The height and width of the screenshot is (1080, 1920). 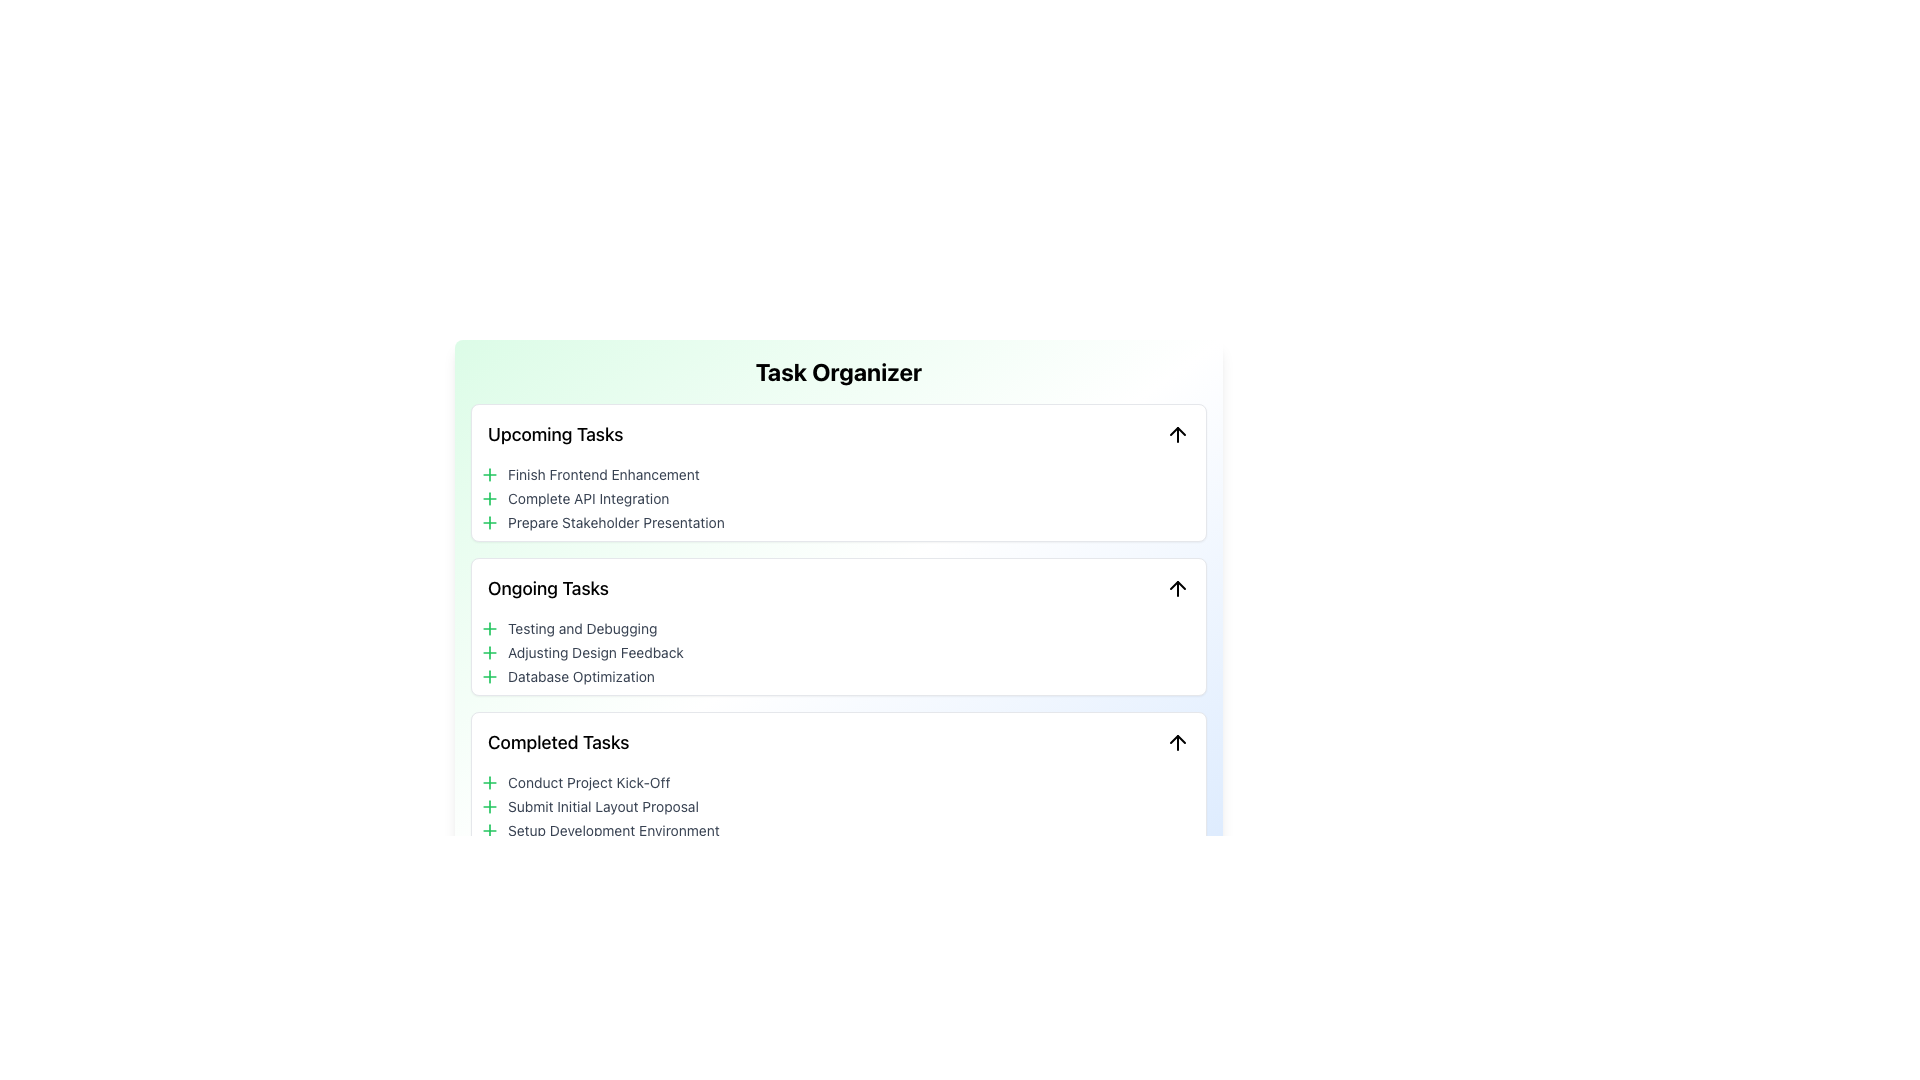 What do you see at coordinates (1177, 588) in the screenshot?
I see `the icon button for collapsing or expanding the 'Ongoing Tasks' section` at bounding box center [1177, 588].